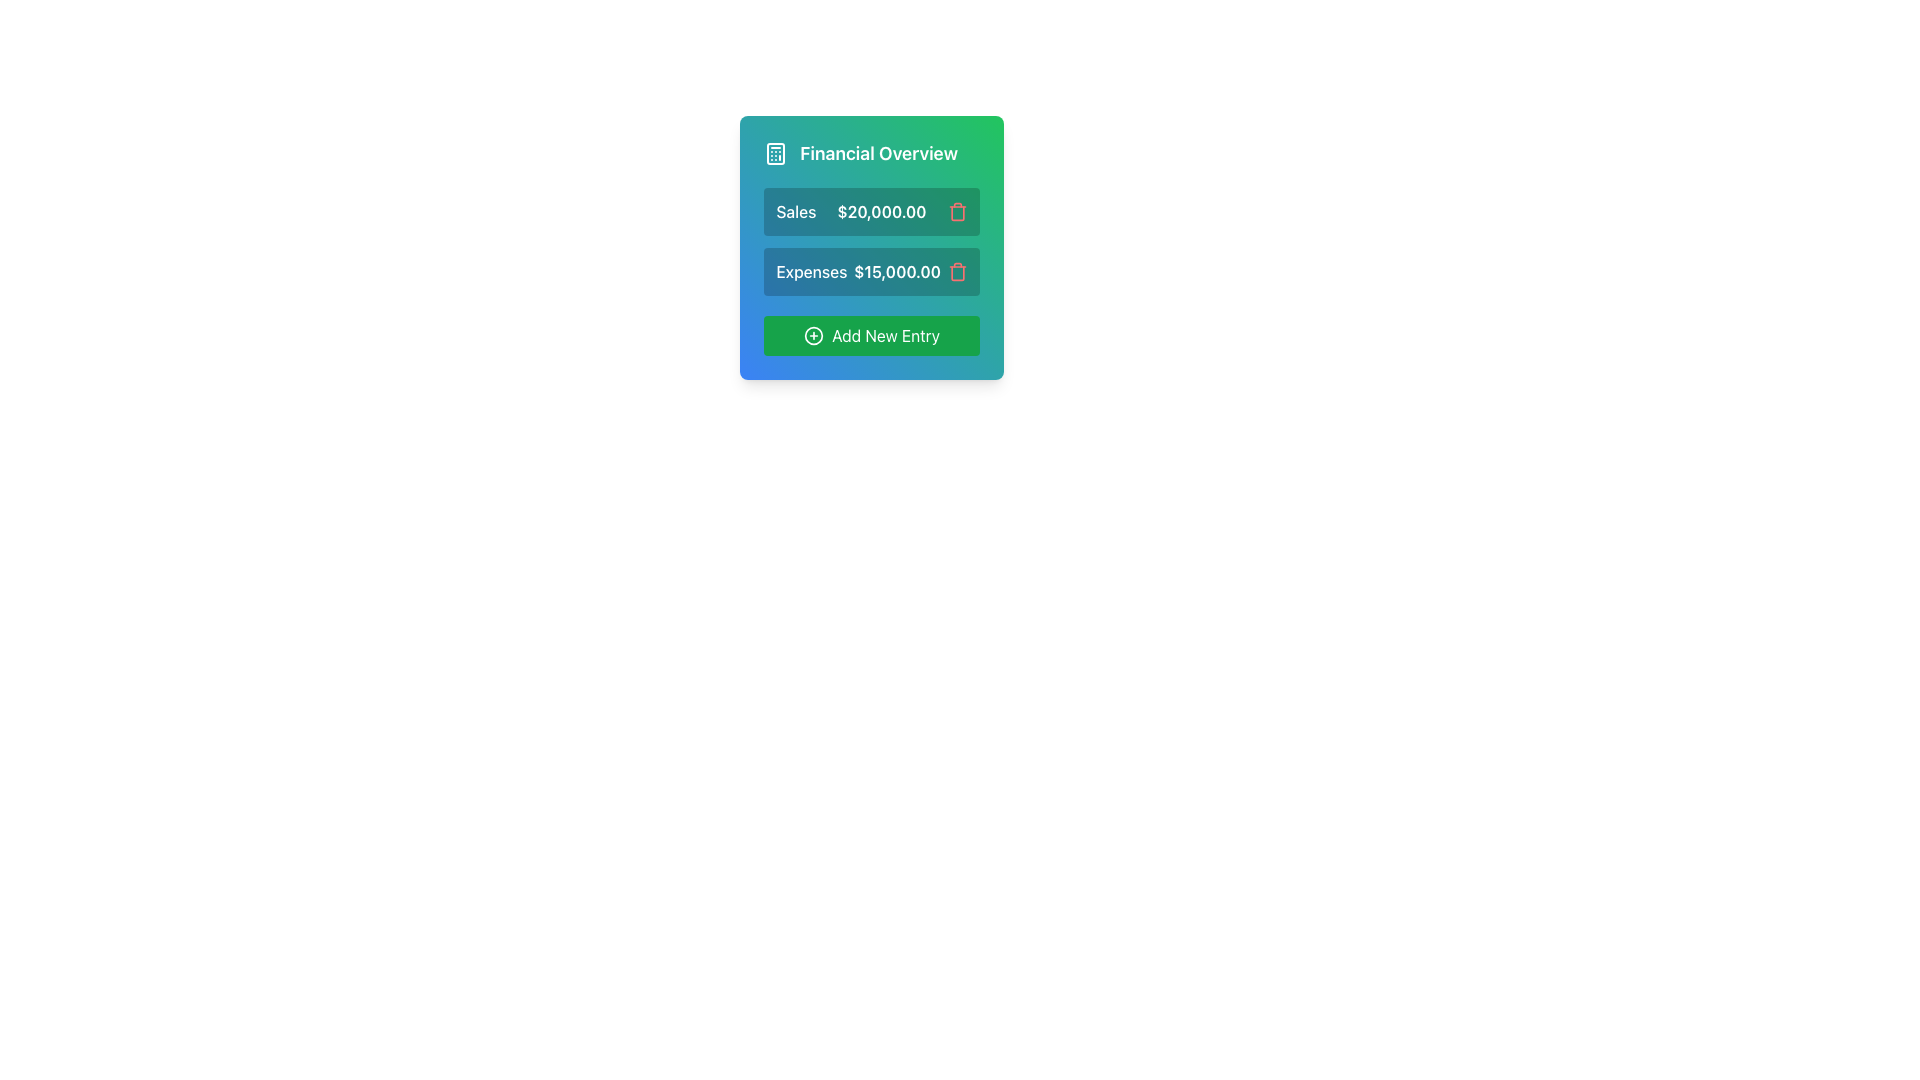 This screenshot has width=1920, height=1080. I want to click on the rectangular display panel showing the text 'Expenses $15,000.00', which features a gradient background and rounded corners, so click(872, 272).